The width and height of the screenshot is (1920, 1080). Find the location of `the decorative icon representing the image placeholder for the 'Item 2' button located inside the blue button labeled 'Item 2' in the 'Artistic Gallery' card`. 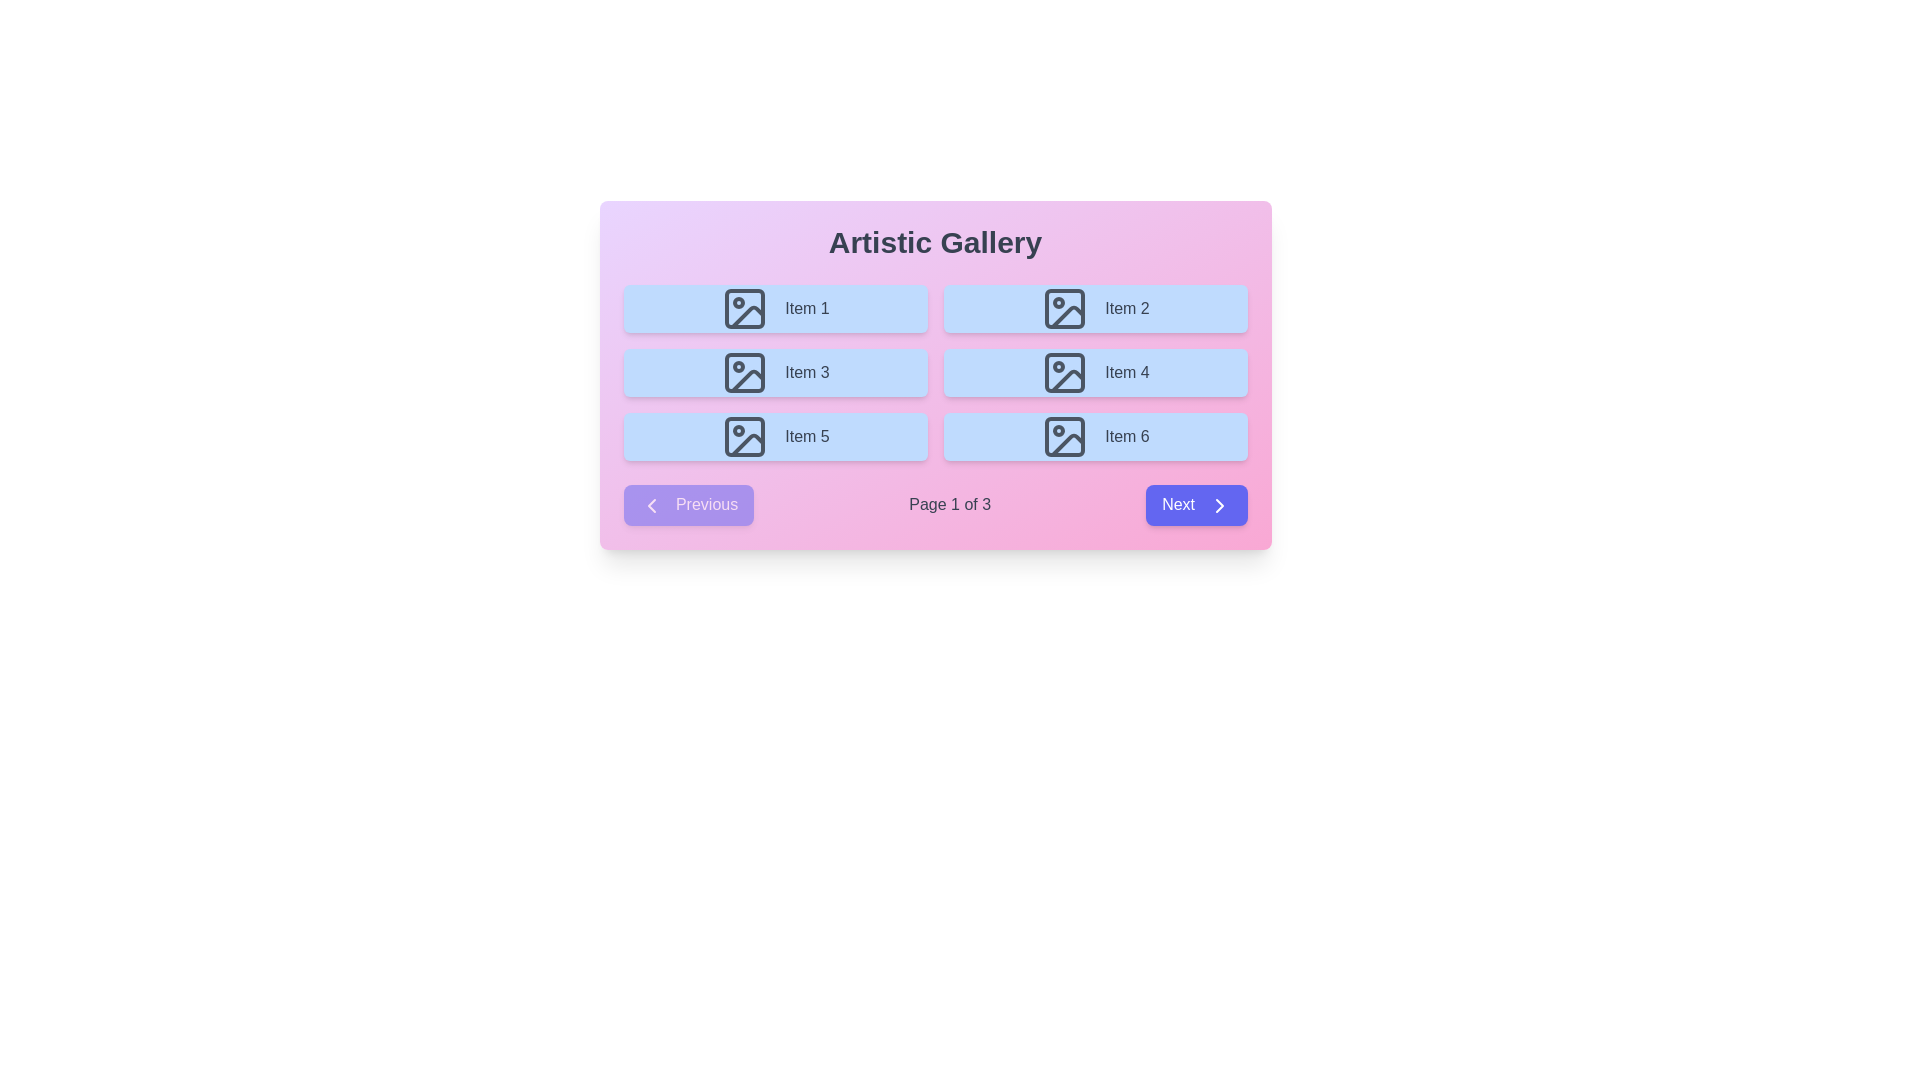

the decorative icon representing the image placeholder for the 'Item 2' button located inside the blue button labeled 'Item 2' in the 'Artistic Gallery' card is located at coordinates (1064, 308).